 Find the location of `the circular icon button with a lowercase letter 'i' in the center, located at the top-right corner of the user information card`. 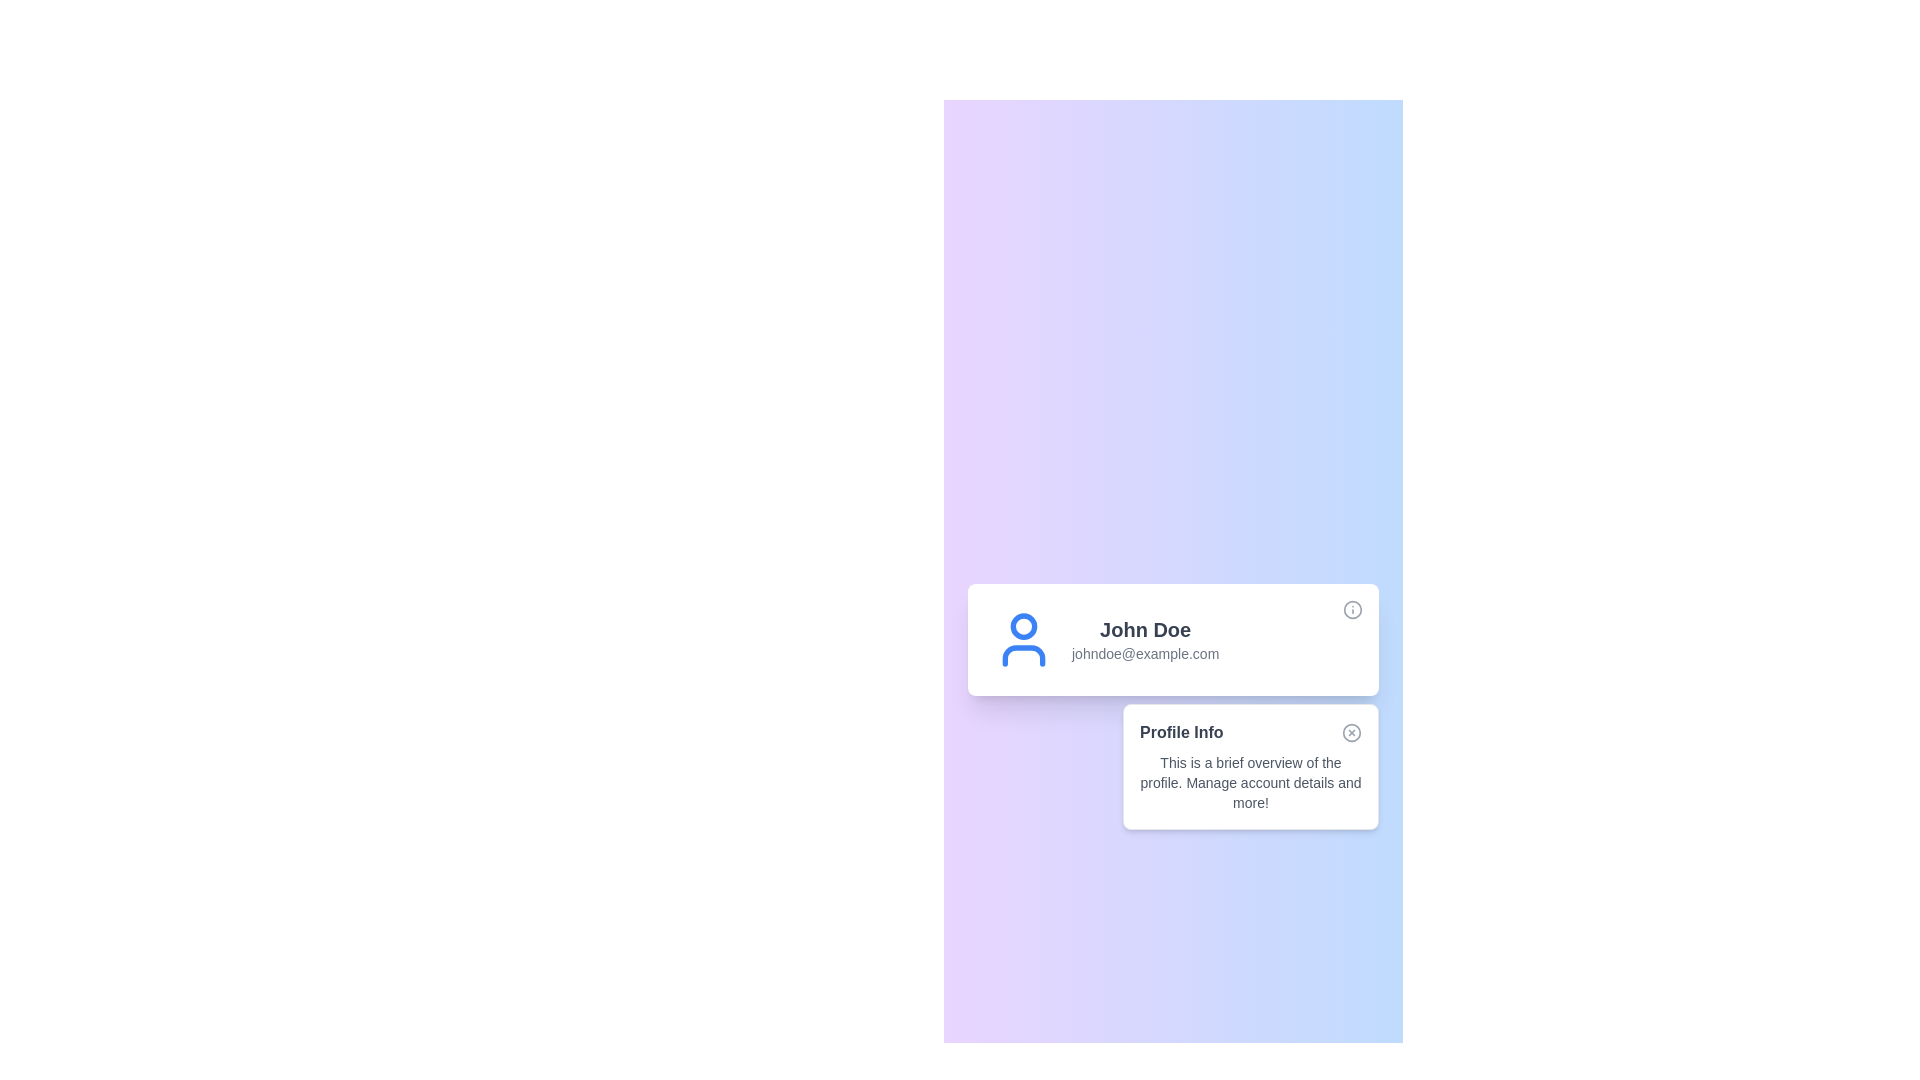

the circular icon button with a lowercase letter 'i' in the center, located at the top-right corner of the user information card is located at coordinates (1353, 608).